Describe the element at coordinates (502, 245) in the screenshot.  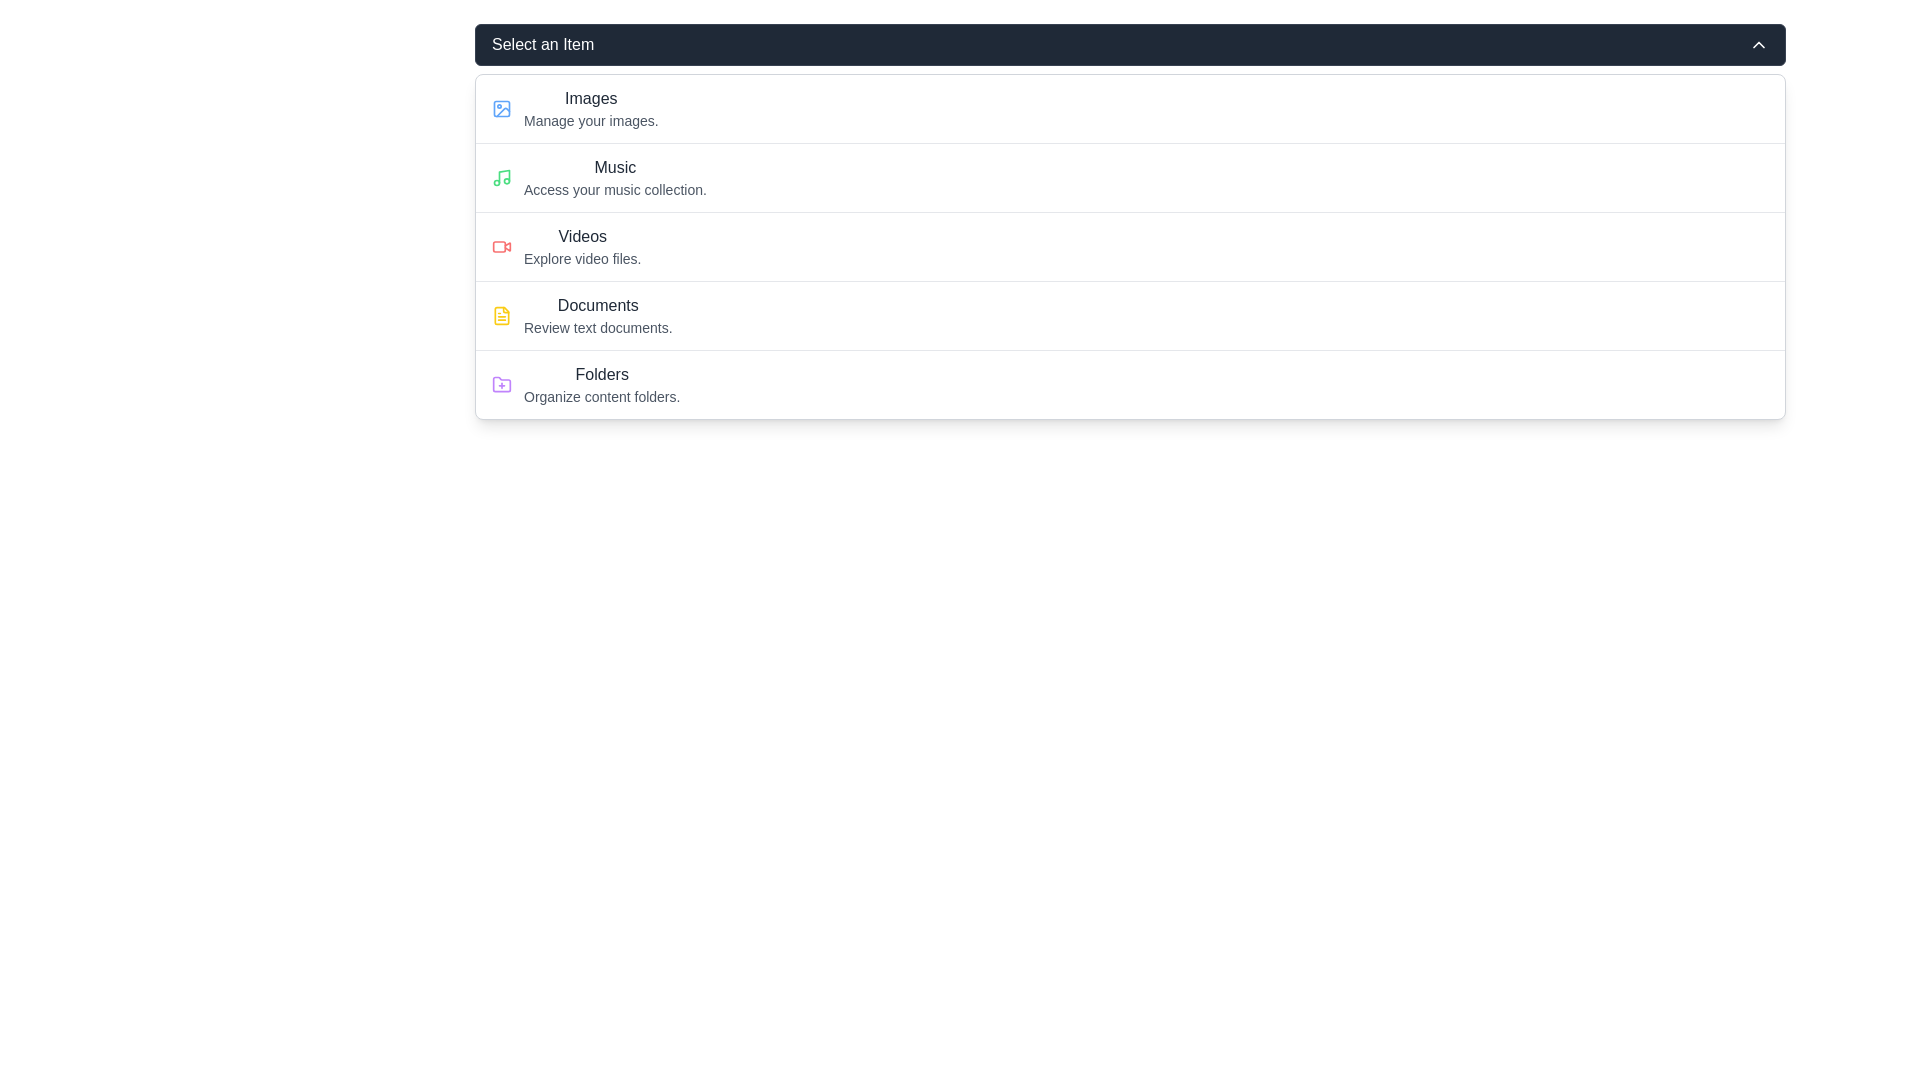
I see `the red video camera icon, which is part of the 'Videos' menu option, located to the left of the 'Videos' text label` at that location.